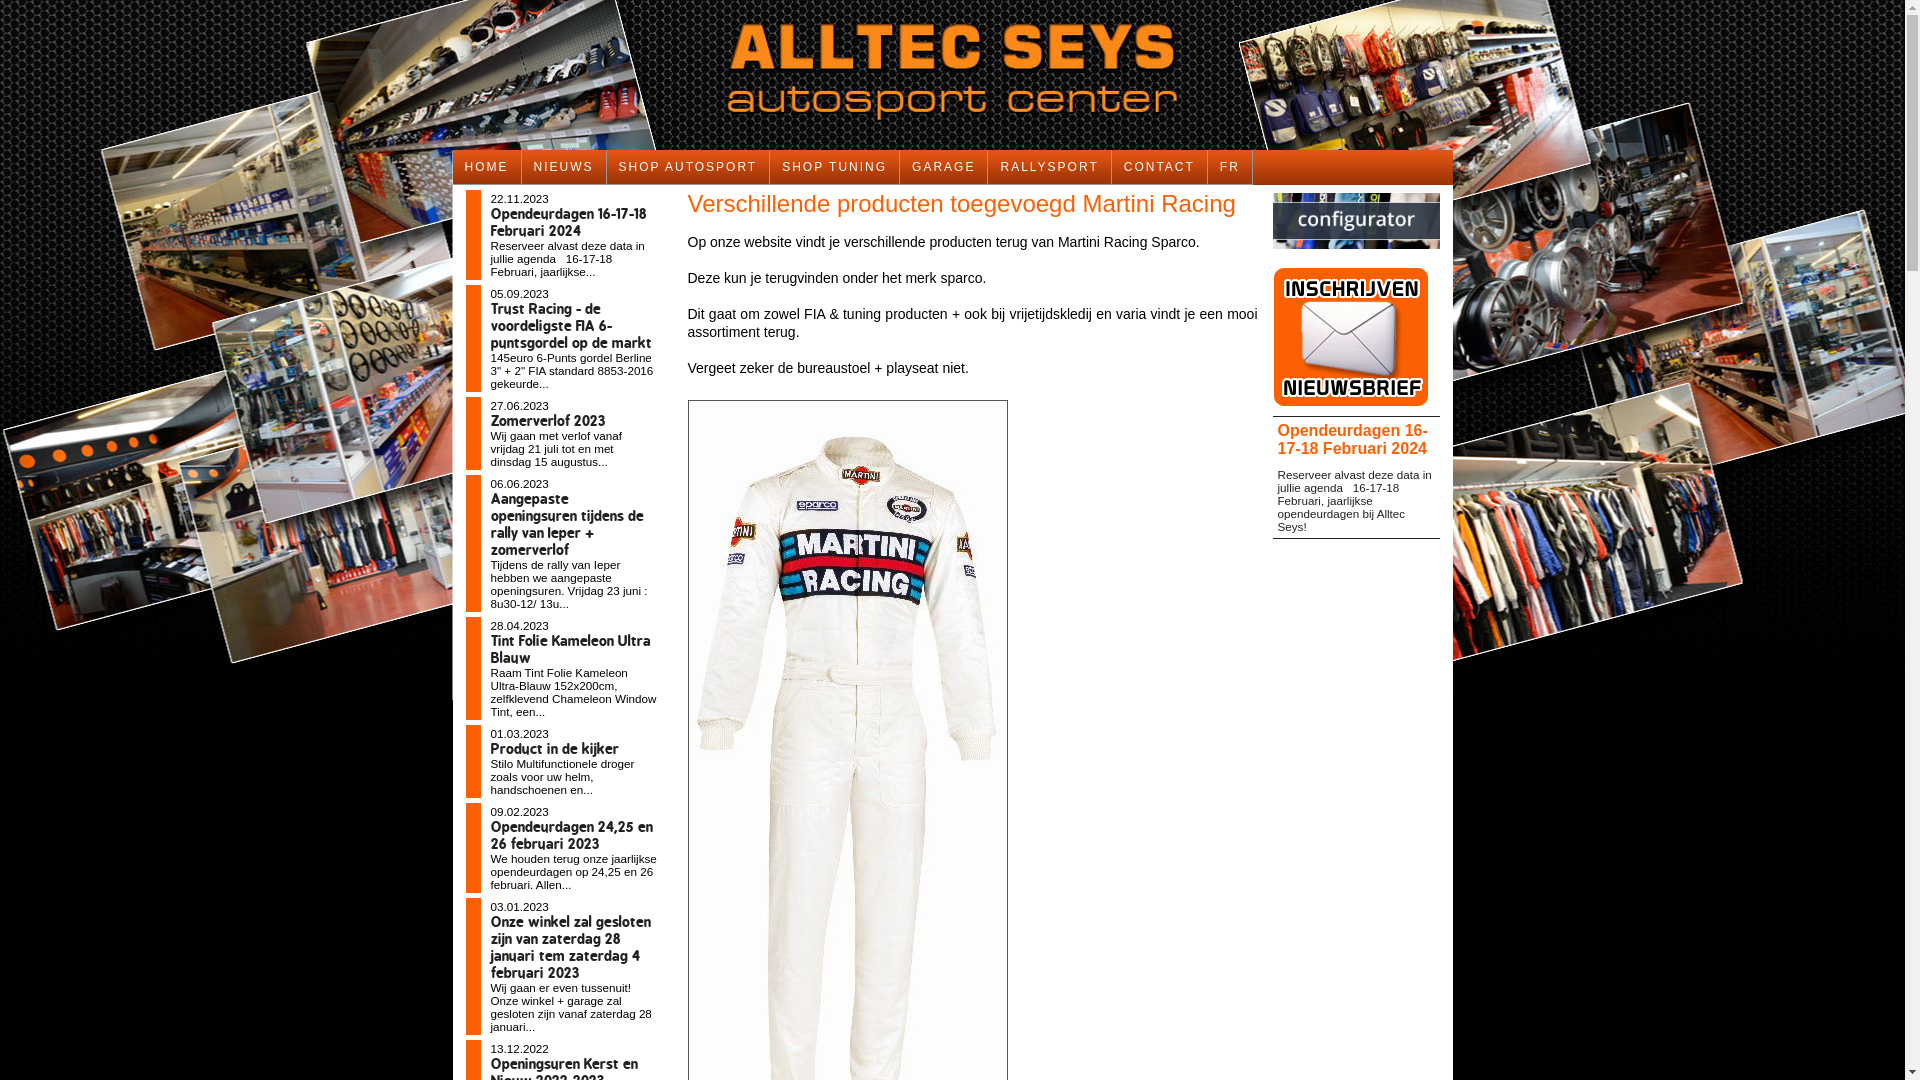 This screenshot has height=1080, width=1920. What do you see at coordinates (1111, 166) in the screenshot?
I see `'CONTACT'` at bounding box center [1111, 166].